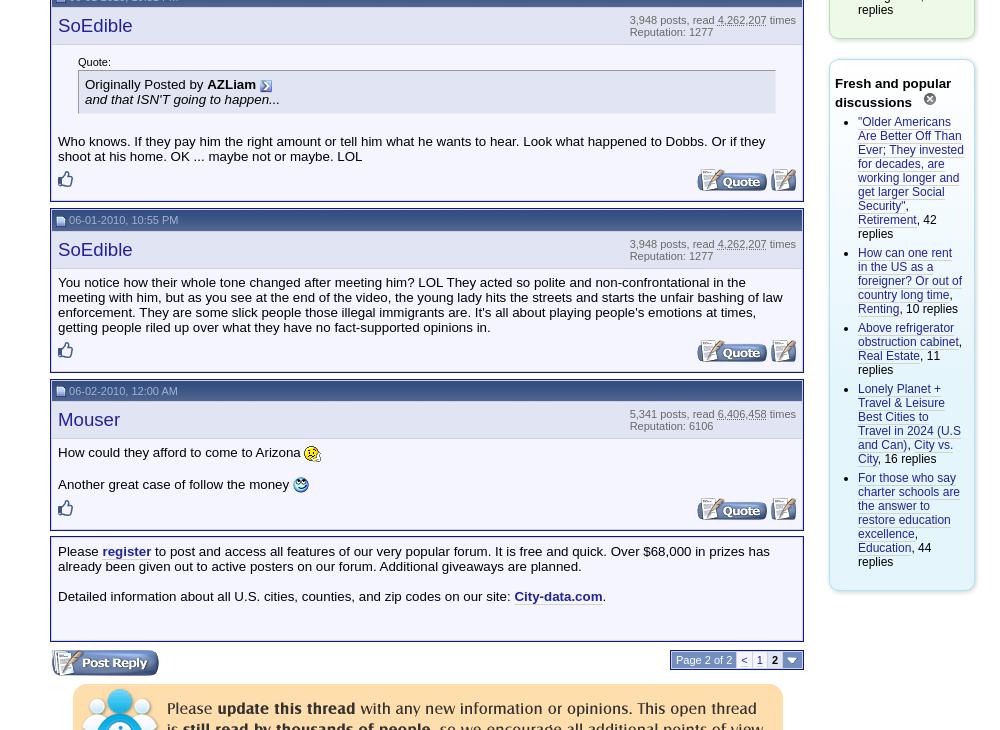  What do you see at coordinates (629, 425) in the screenshot?
I see `'Reputation: 6106'` at bounding box center [629, 425].